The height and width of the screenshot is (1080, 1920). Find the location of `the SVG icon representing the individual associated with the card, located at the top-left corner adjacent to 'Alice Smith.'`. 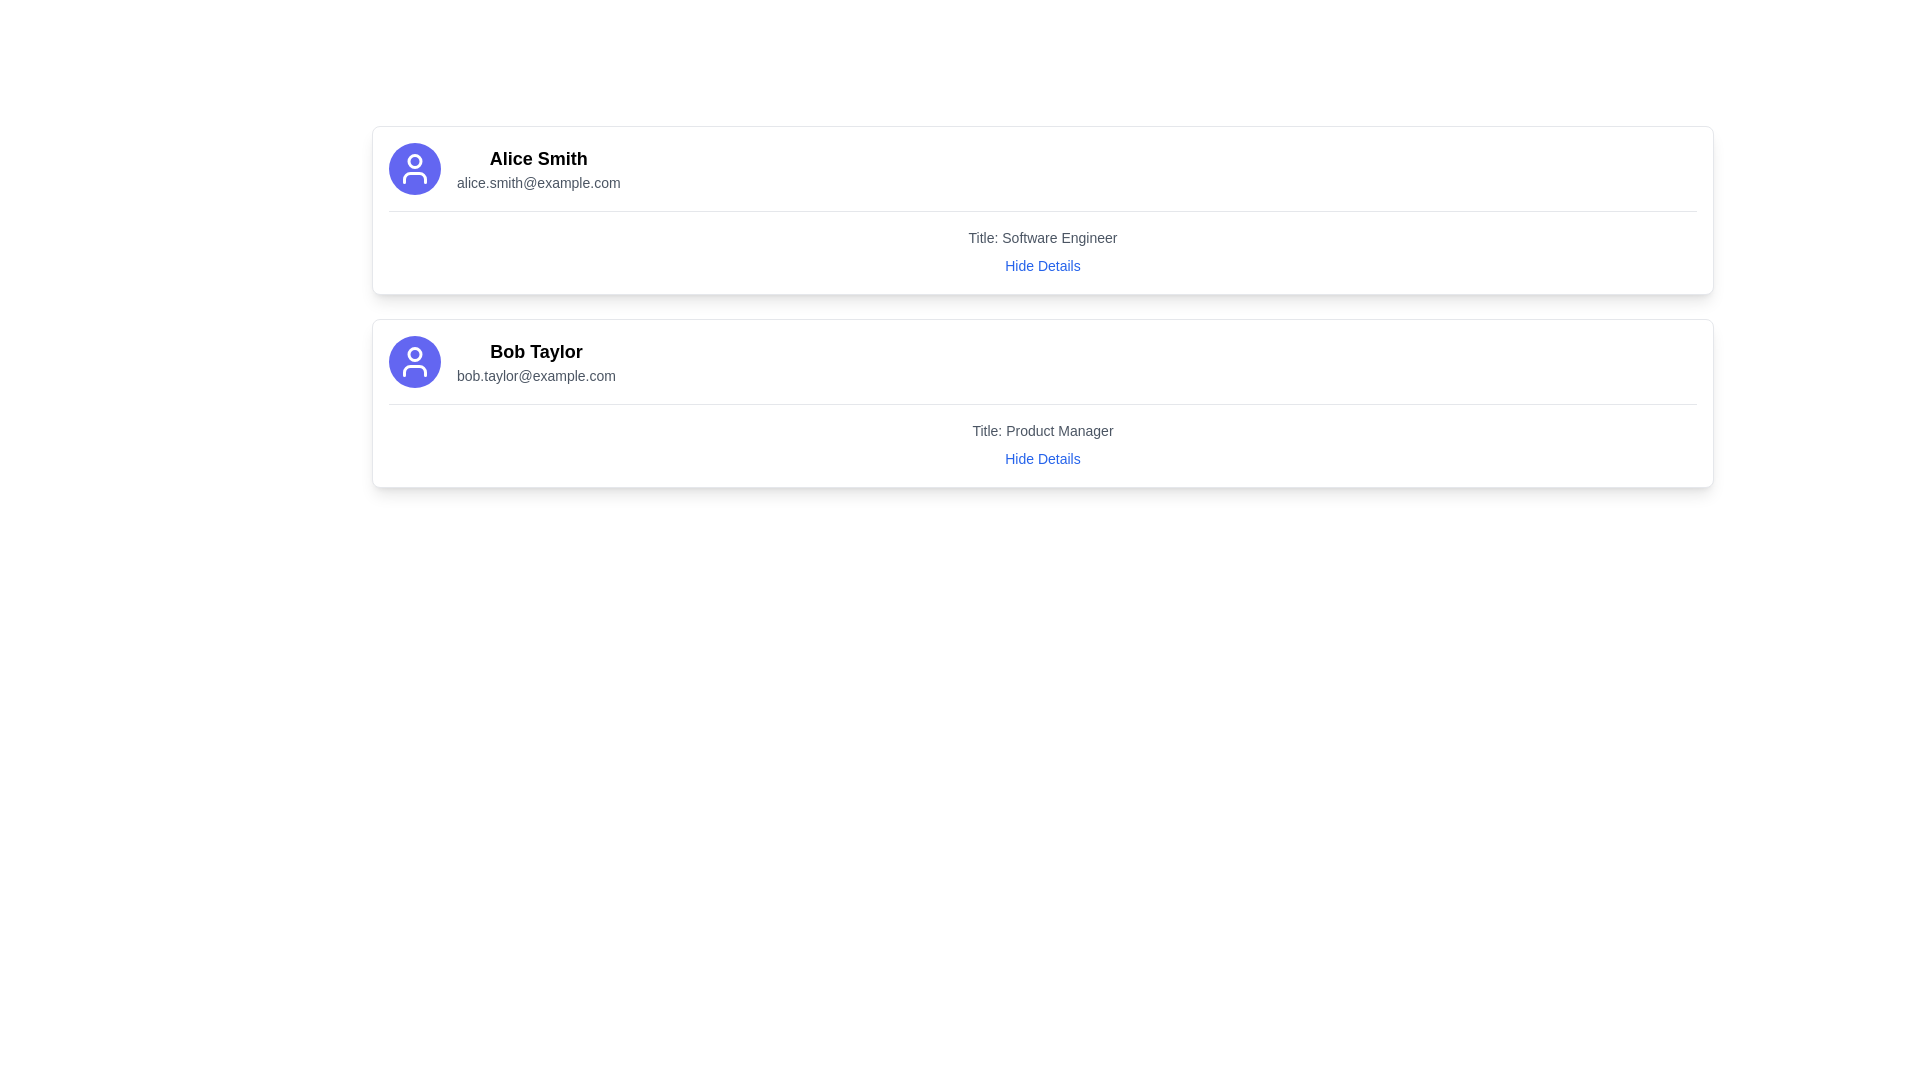

the SVG icon representing the individual associated with the card, located at the top-left corner adjacent to 'Alice Smith.' is located at coordinates (413, 168).